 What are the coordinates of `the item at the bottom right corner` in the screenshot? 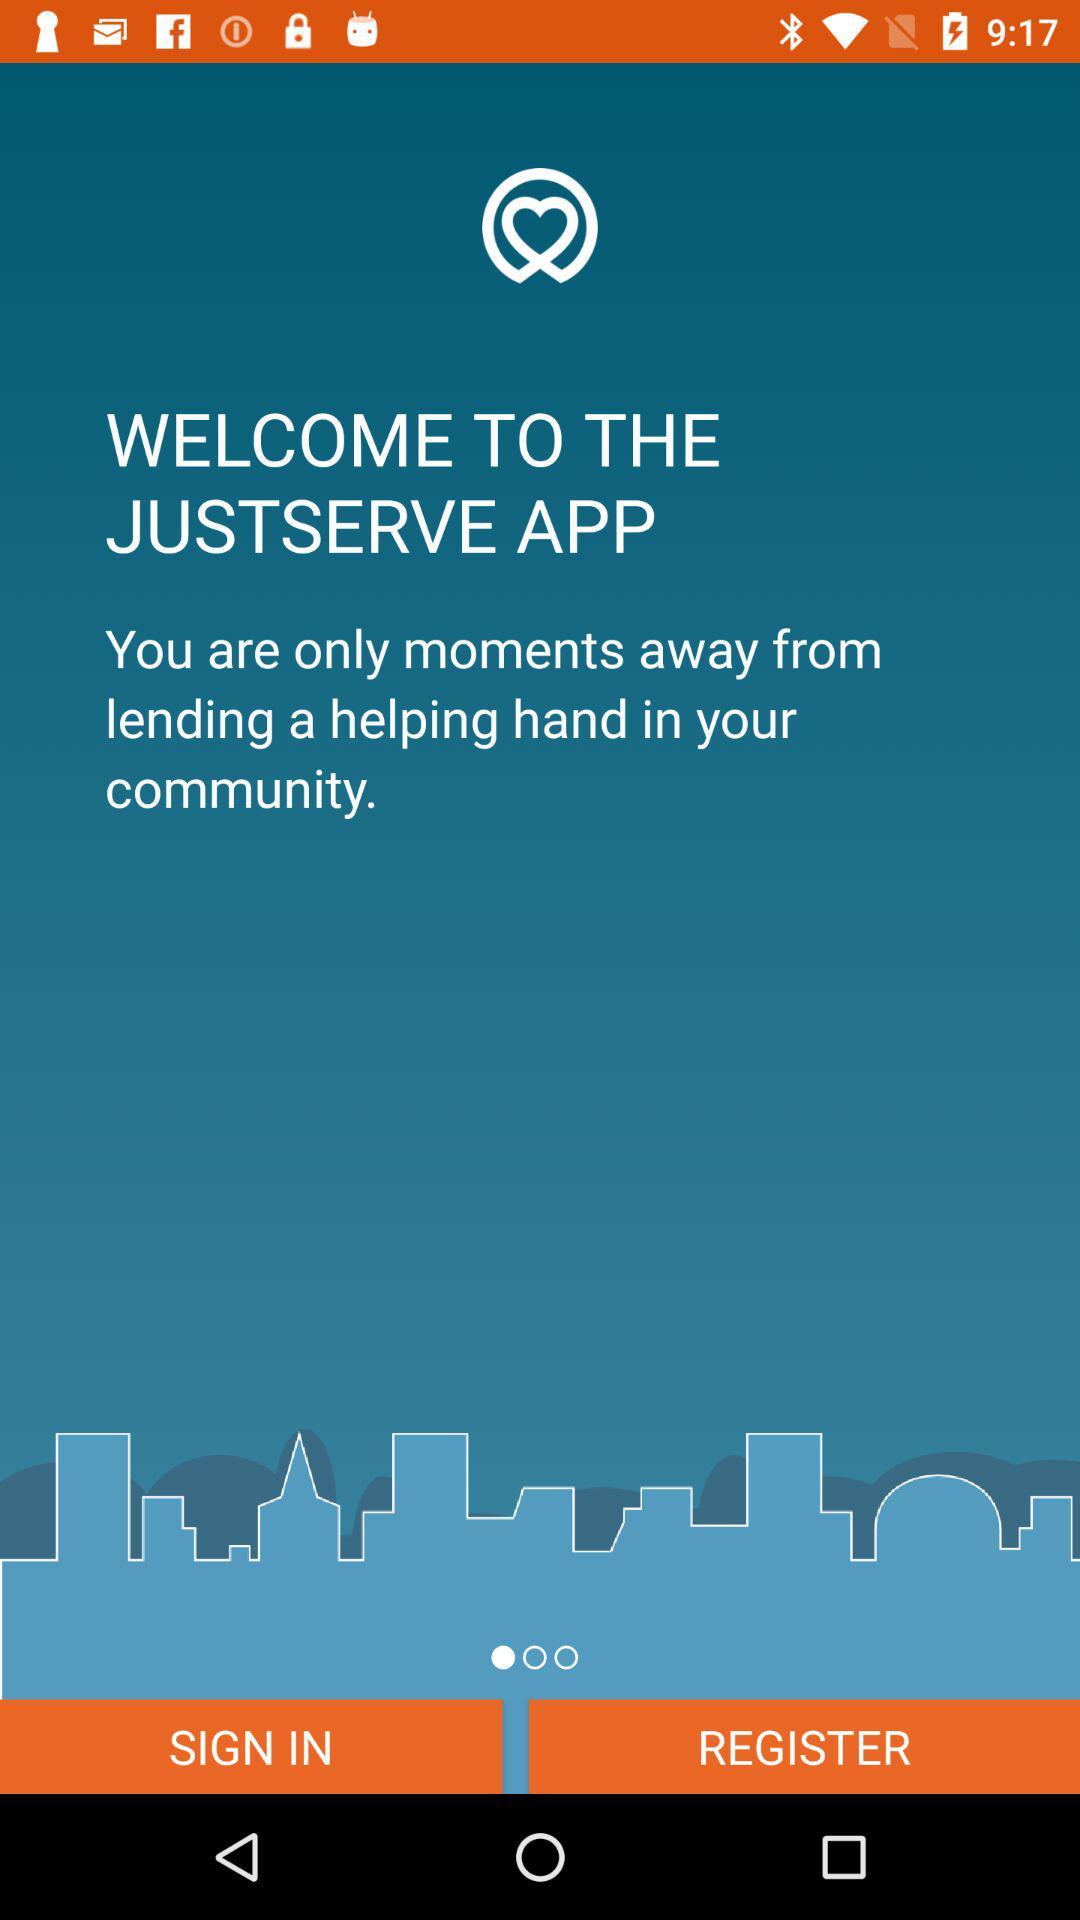 It's located at (803, 1745).